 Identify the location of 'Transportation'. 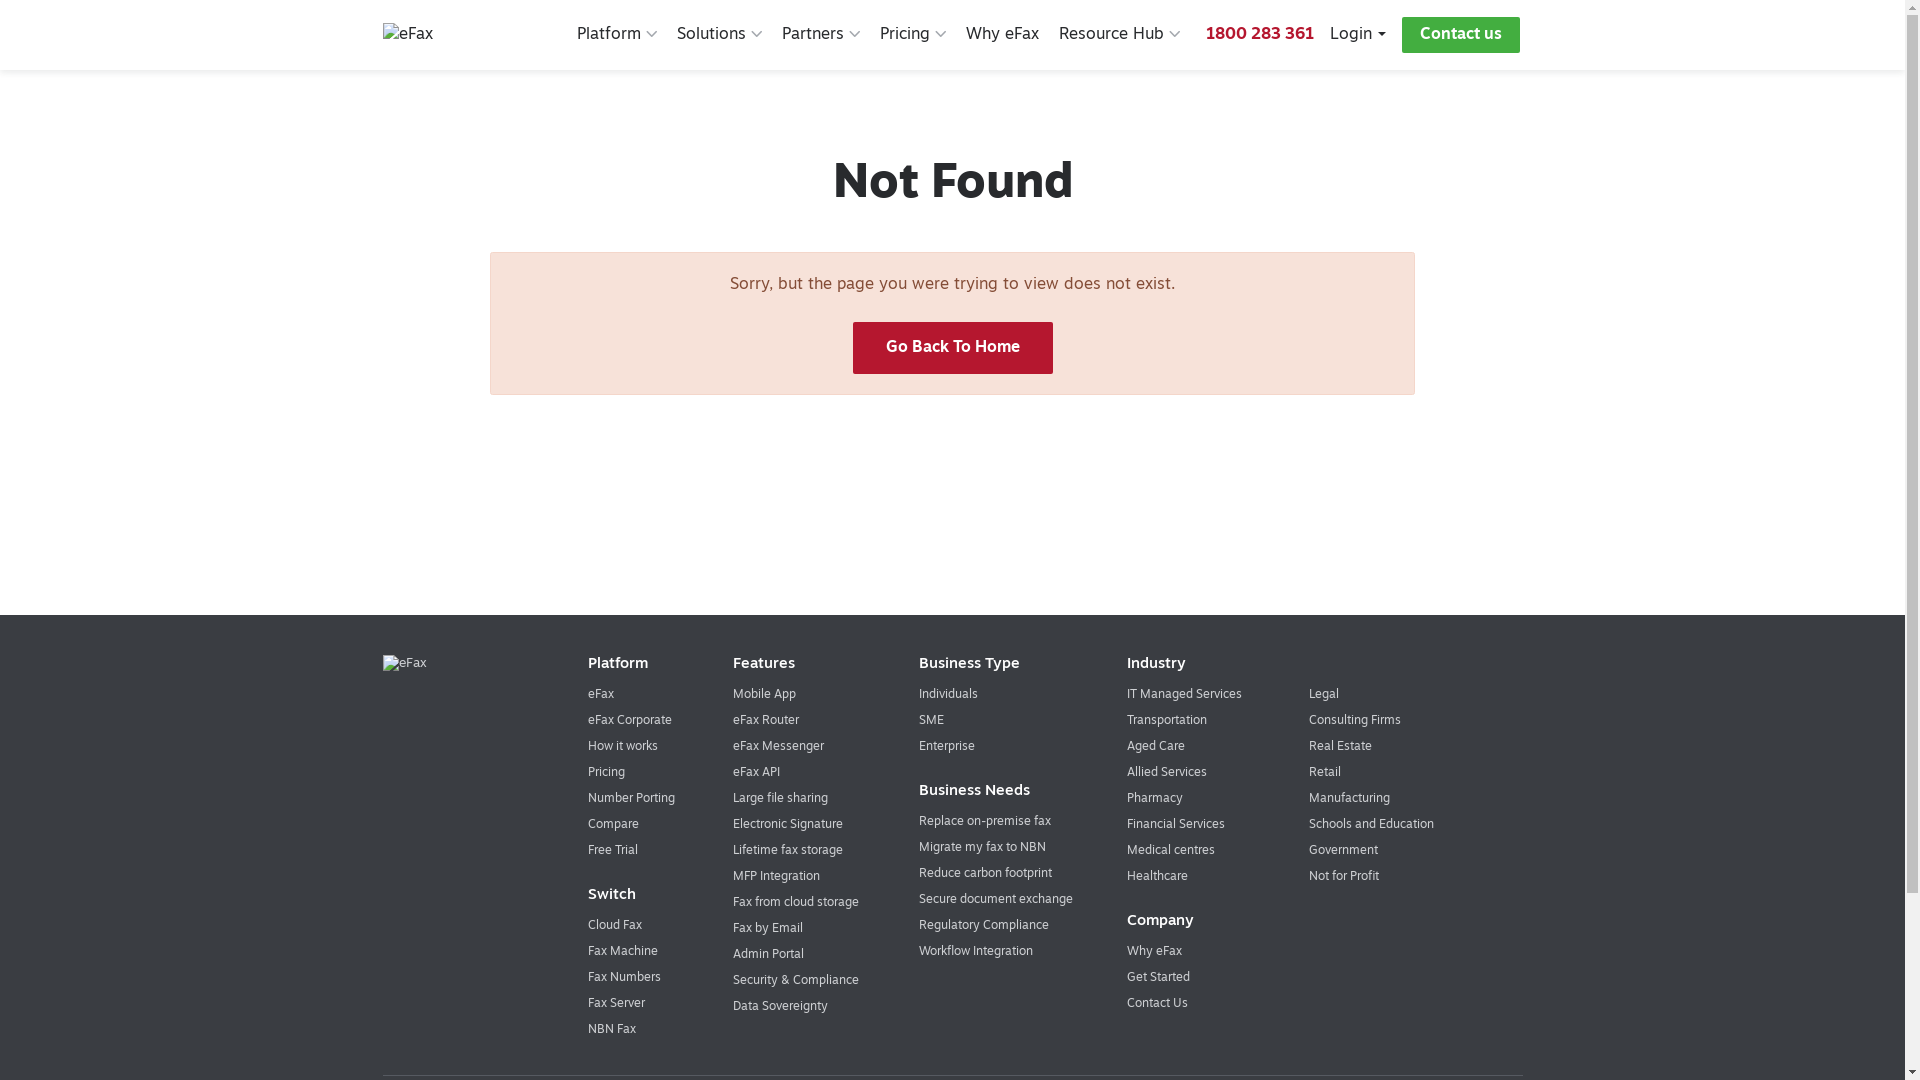
(1166, 721).